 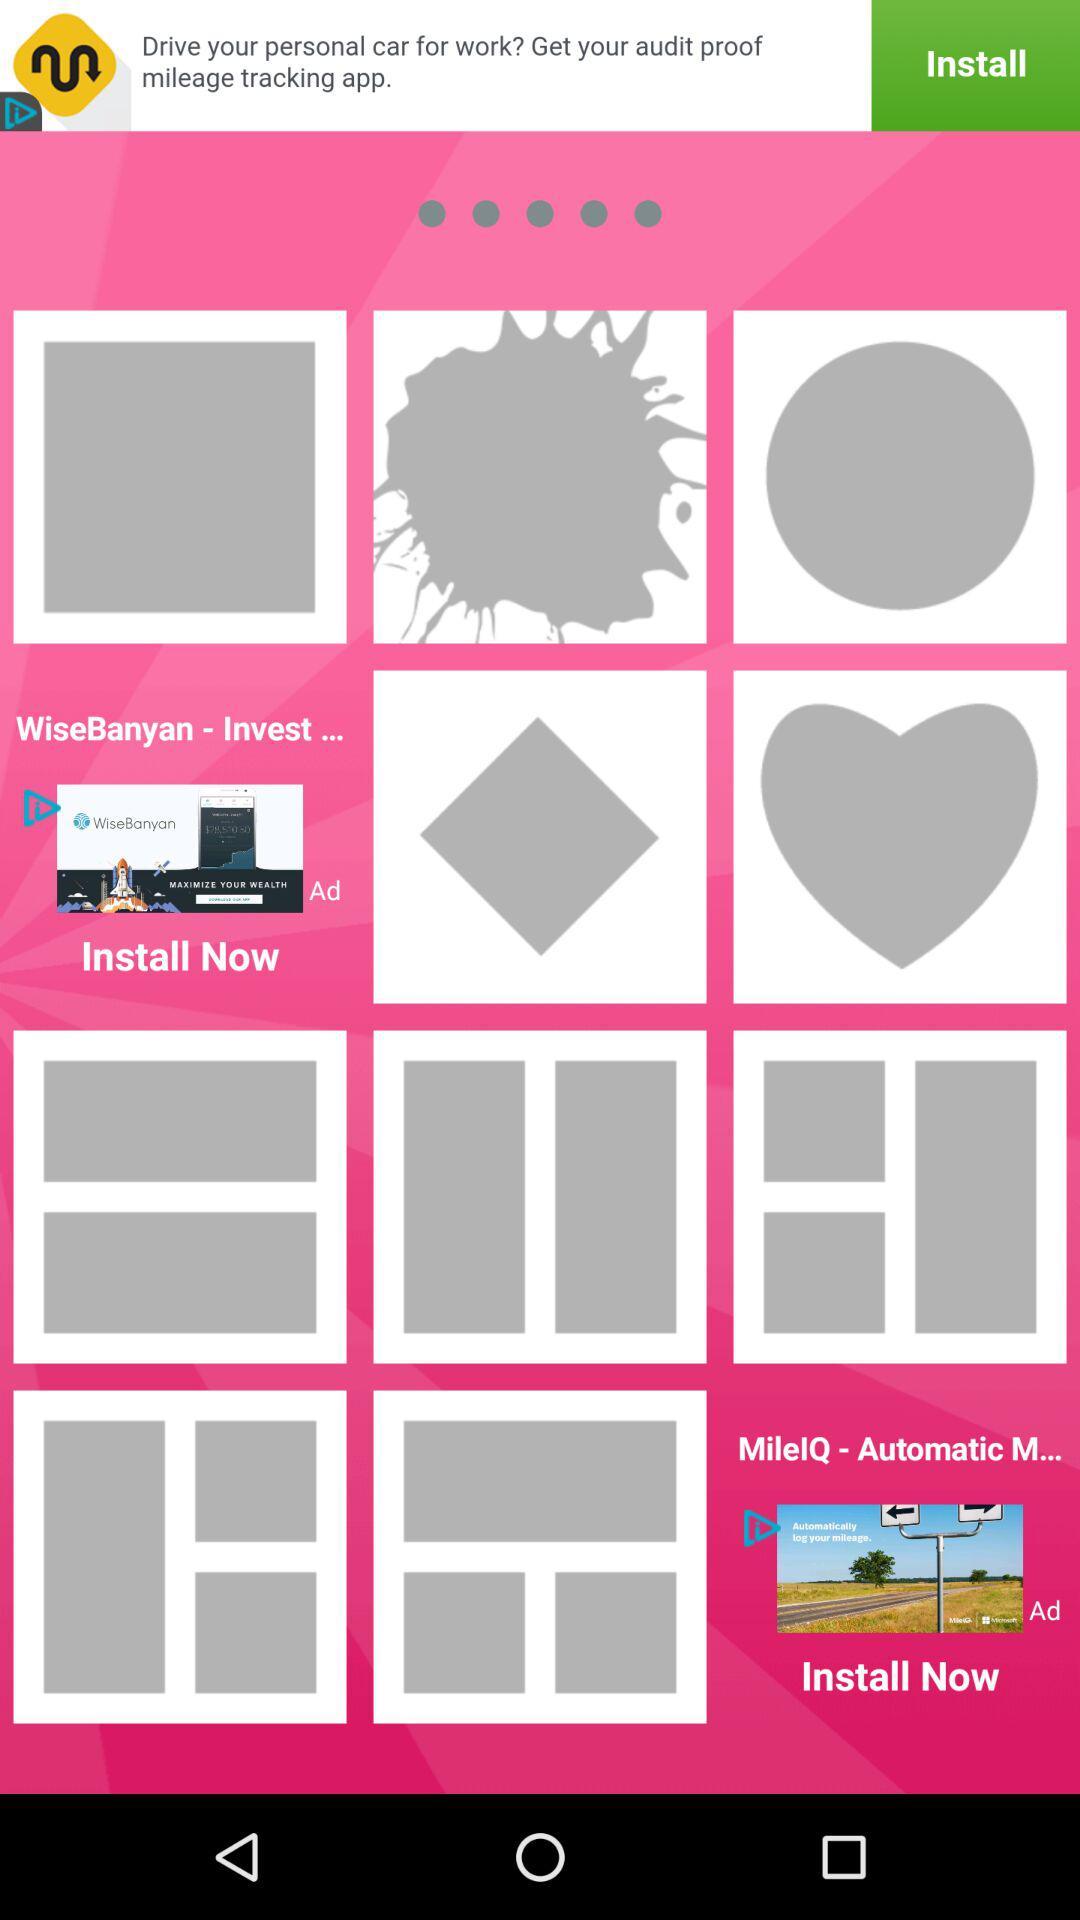 What do you see at coordinates (540, 1555) in the screenshot?
I see `the second image in the last row` at bounding box center [540, 1555].